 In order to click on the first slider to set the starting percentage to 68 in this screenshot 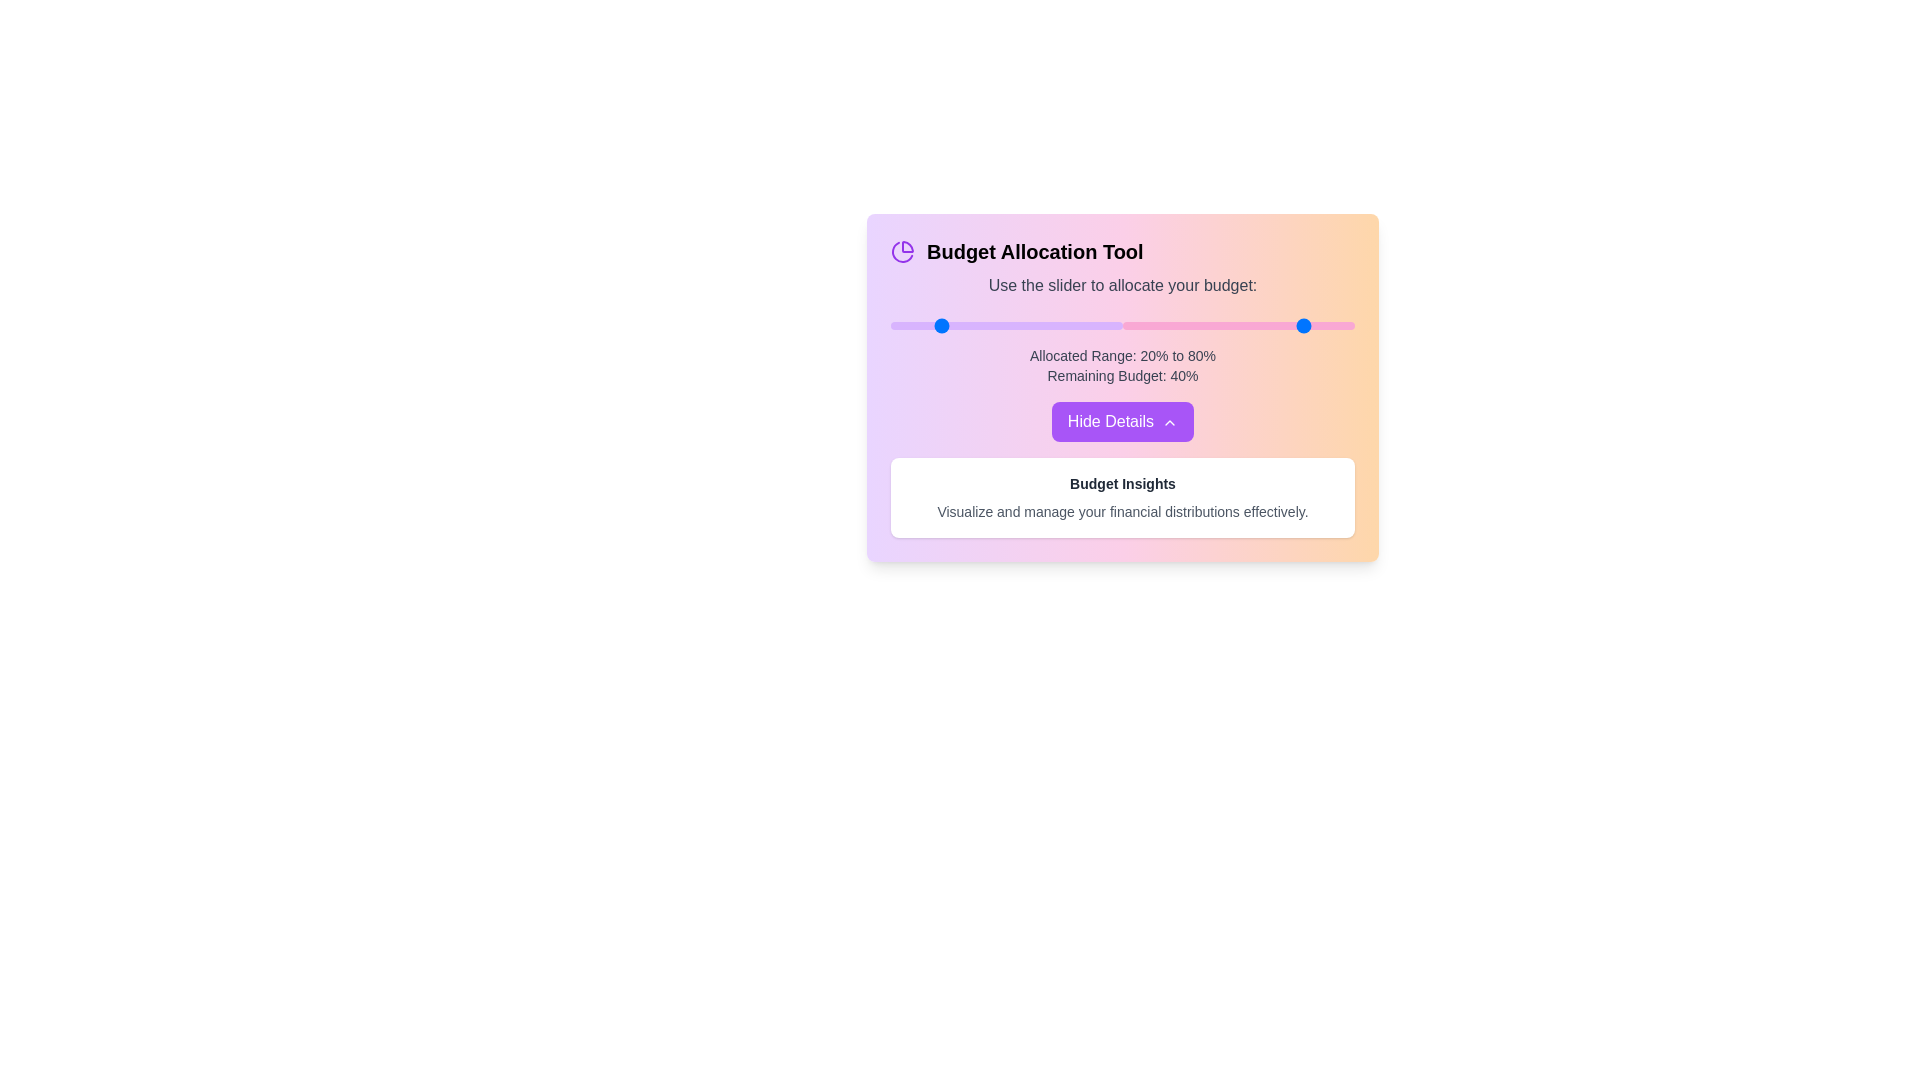, I will do `click(1047, 325)`.